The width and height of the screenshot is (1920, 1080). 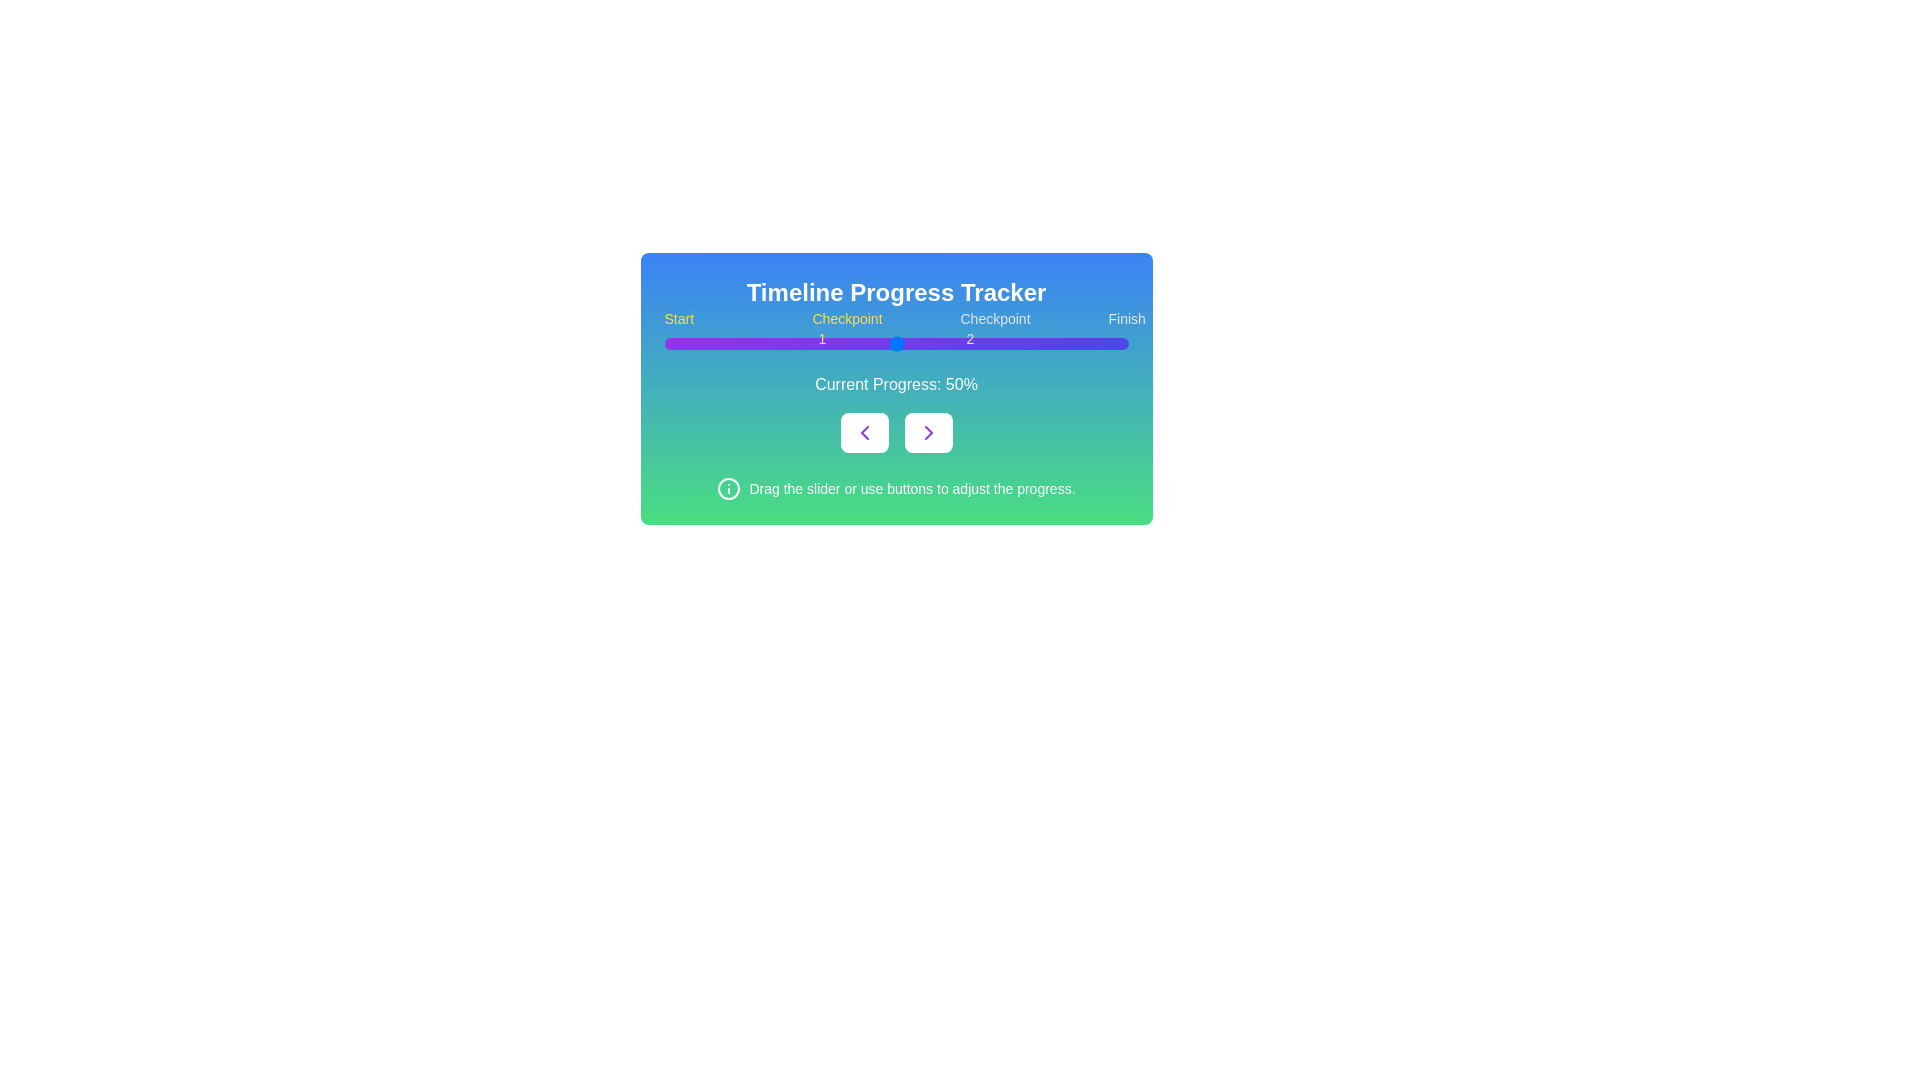 What do you see at coordinates (911, 489) in the screenshot?
I see `the instructional text element positioned at the bottom of the interface, centered horizontally below the navigation buttons` at bounding box center [911, 489].